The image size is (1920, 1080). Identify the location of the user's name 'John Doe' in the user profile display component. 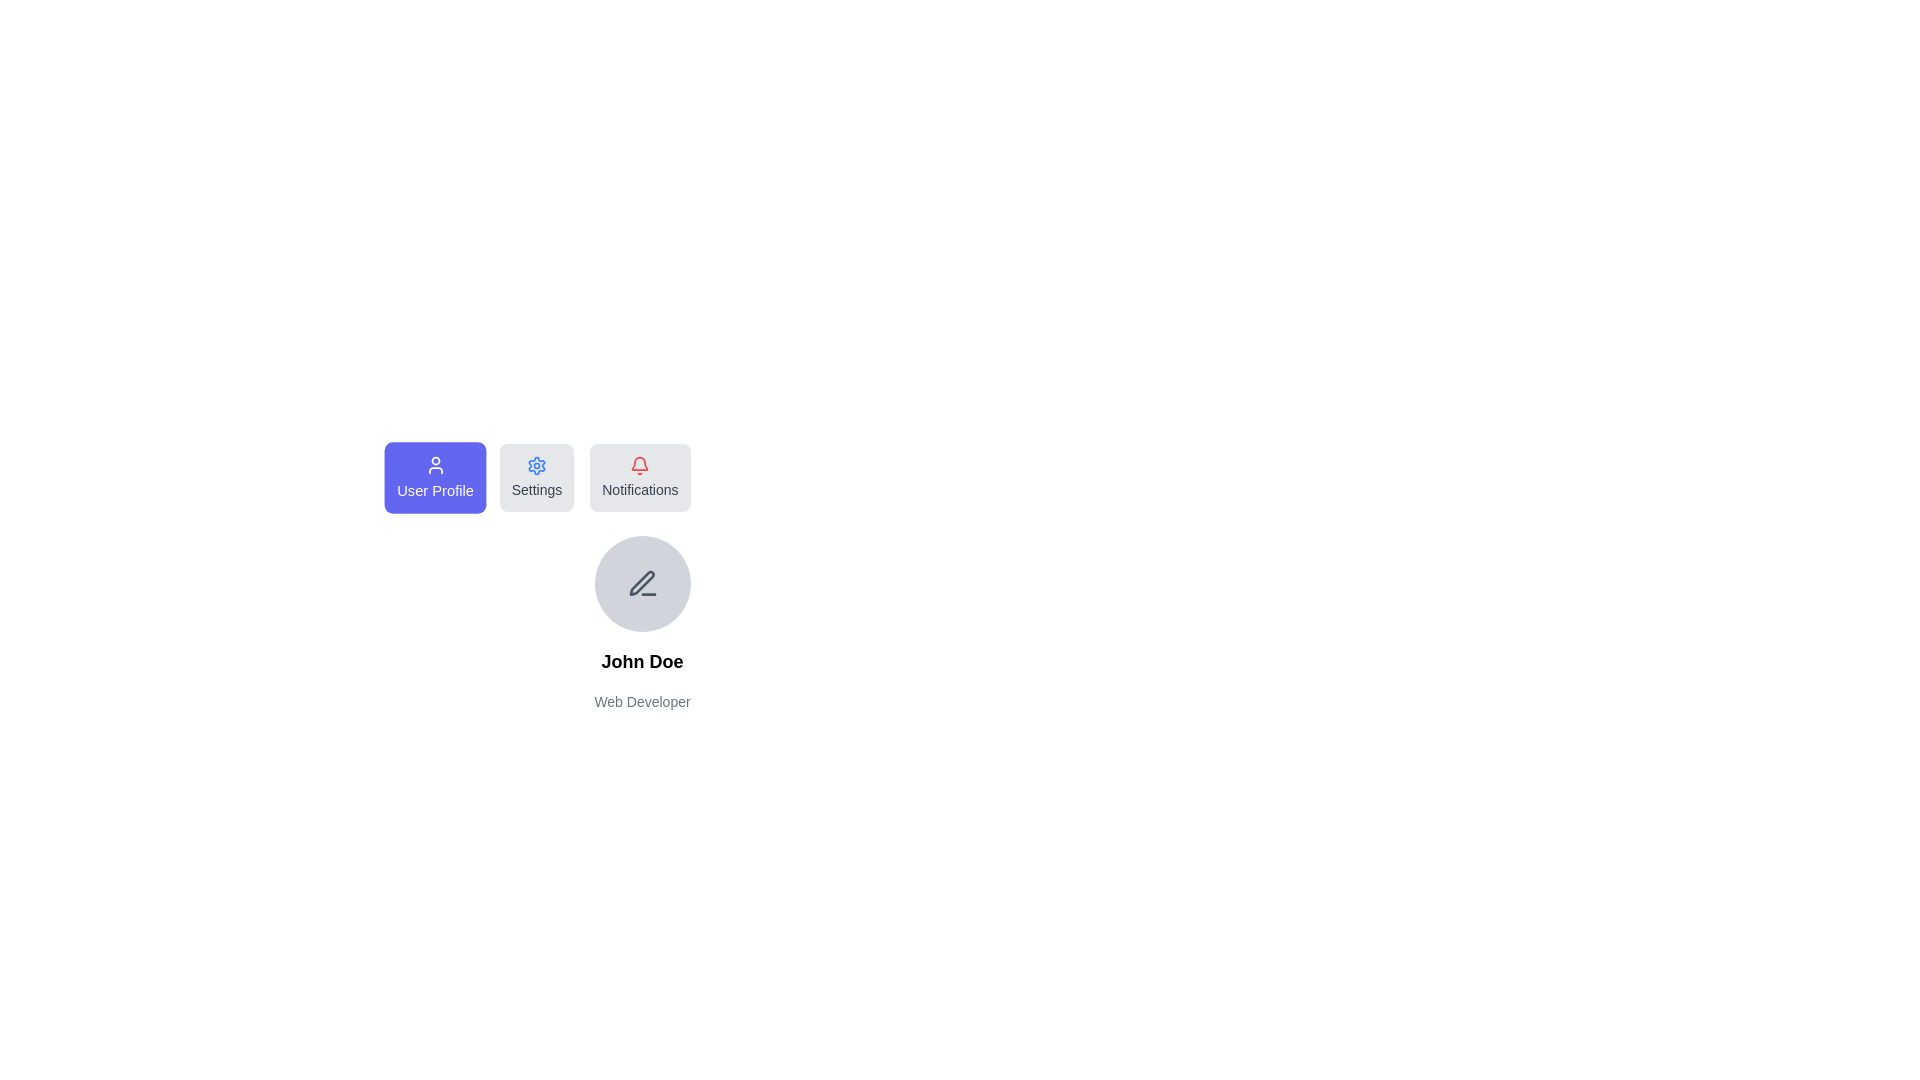
(642, 623).